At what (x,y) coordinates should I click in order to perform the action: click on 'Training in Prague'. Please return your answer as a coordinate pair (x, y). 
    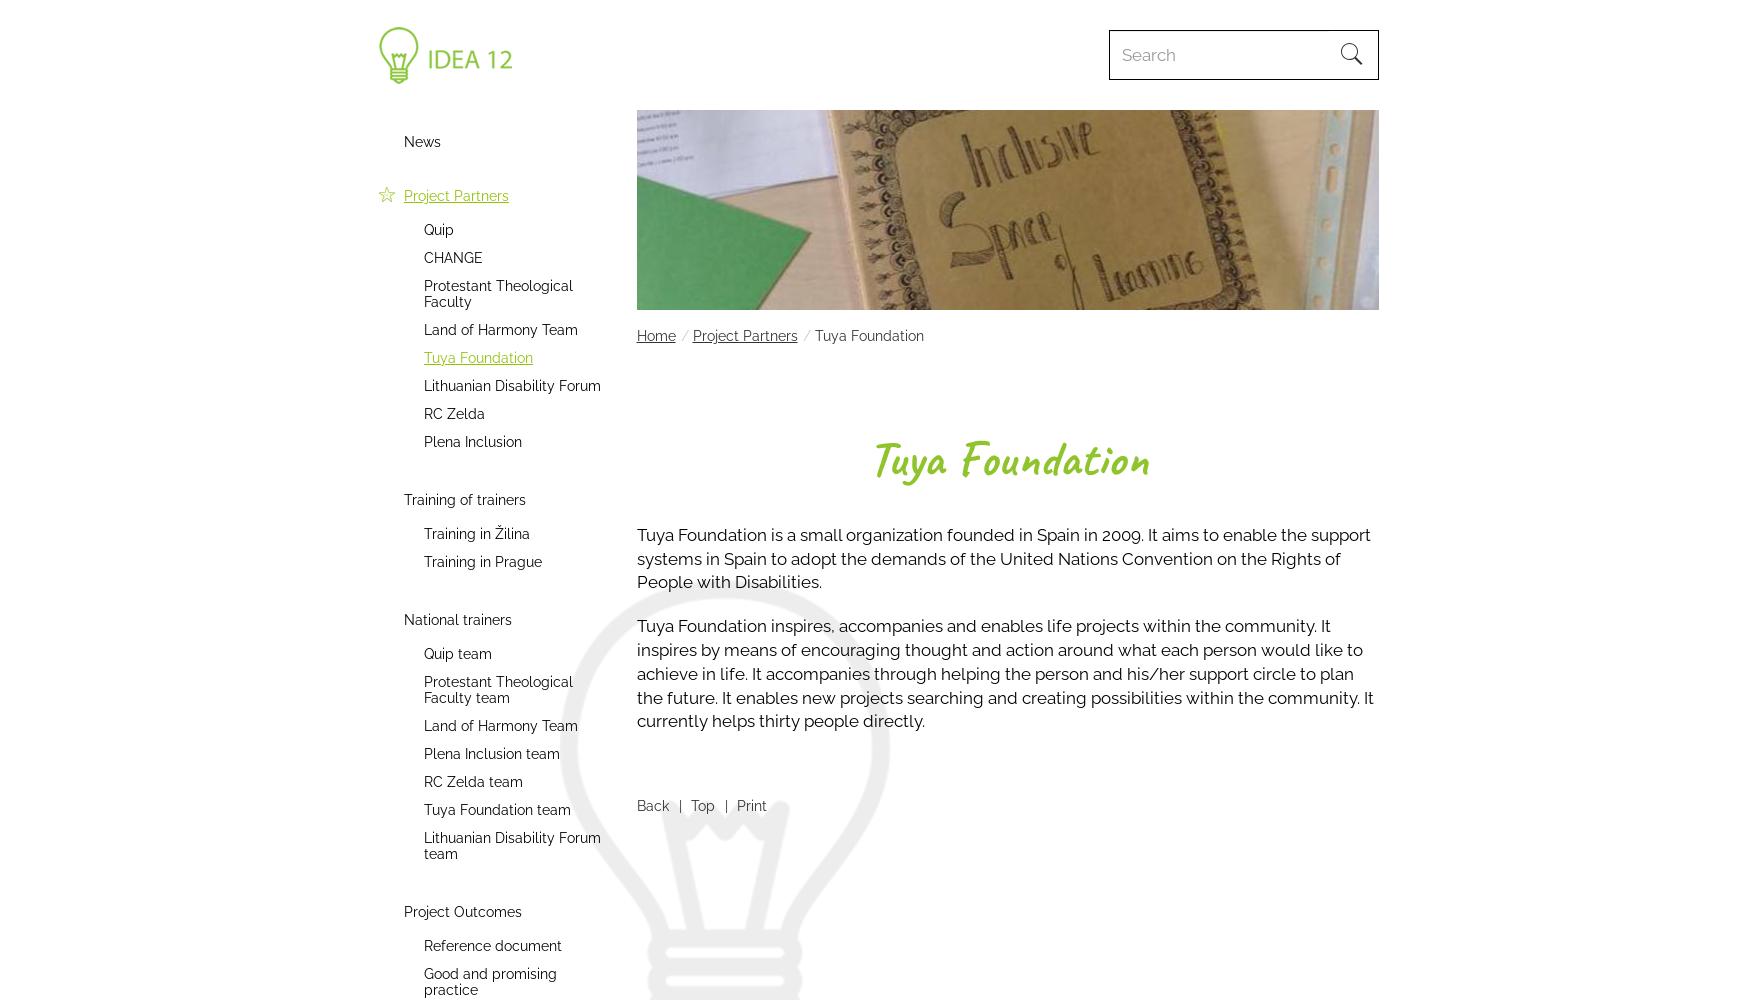
    Looking at the image, I should click on (481, 562).